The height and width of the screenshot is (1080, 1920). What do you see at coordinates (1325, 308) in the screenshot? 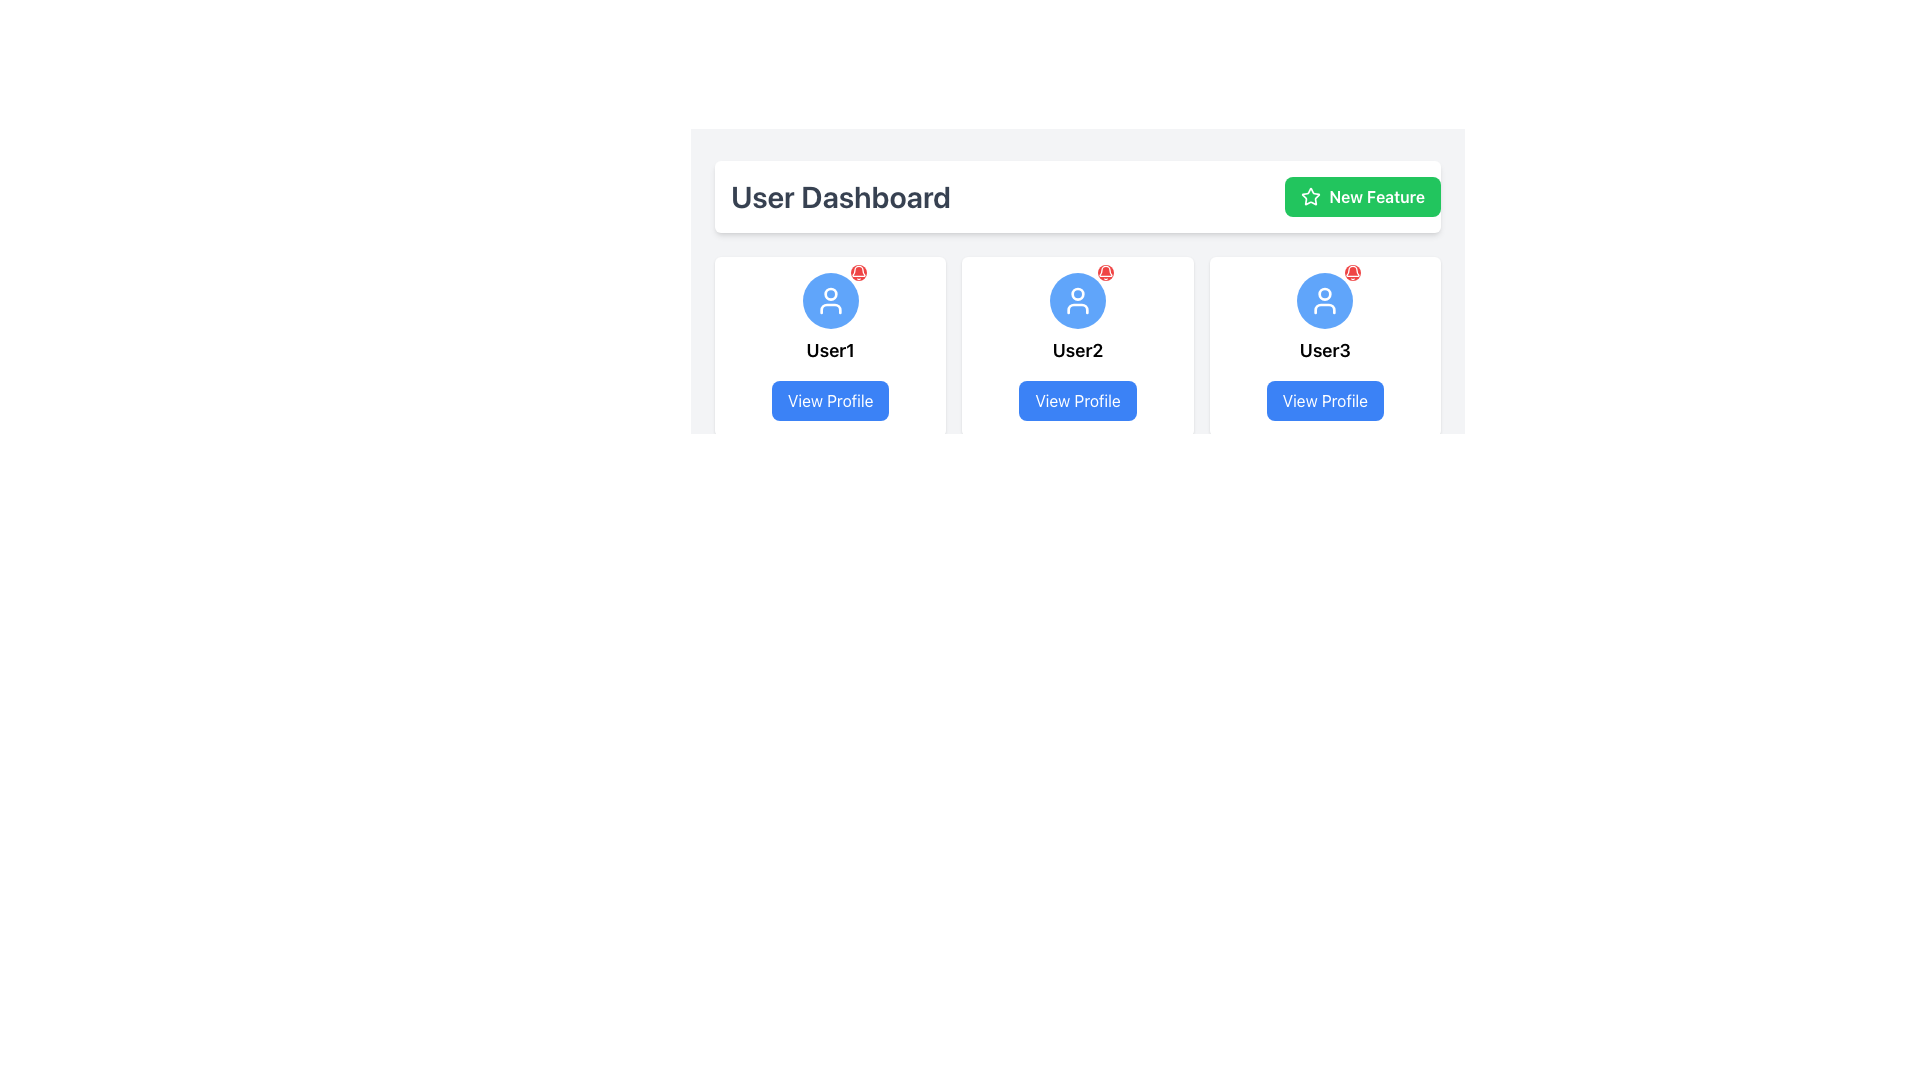
I see `the lower body segment of the user icon in the 'User3' profile section, which is represented as part of a simplified human outline within a circle` at bounding box center [1325, 308].